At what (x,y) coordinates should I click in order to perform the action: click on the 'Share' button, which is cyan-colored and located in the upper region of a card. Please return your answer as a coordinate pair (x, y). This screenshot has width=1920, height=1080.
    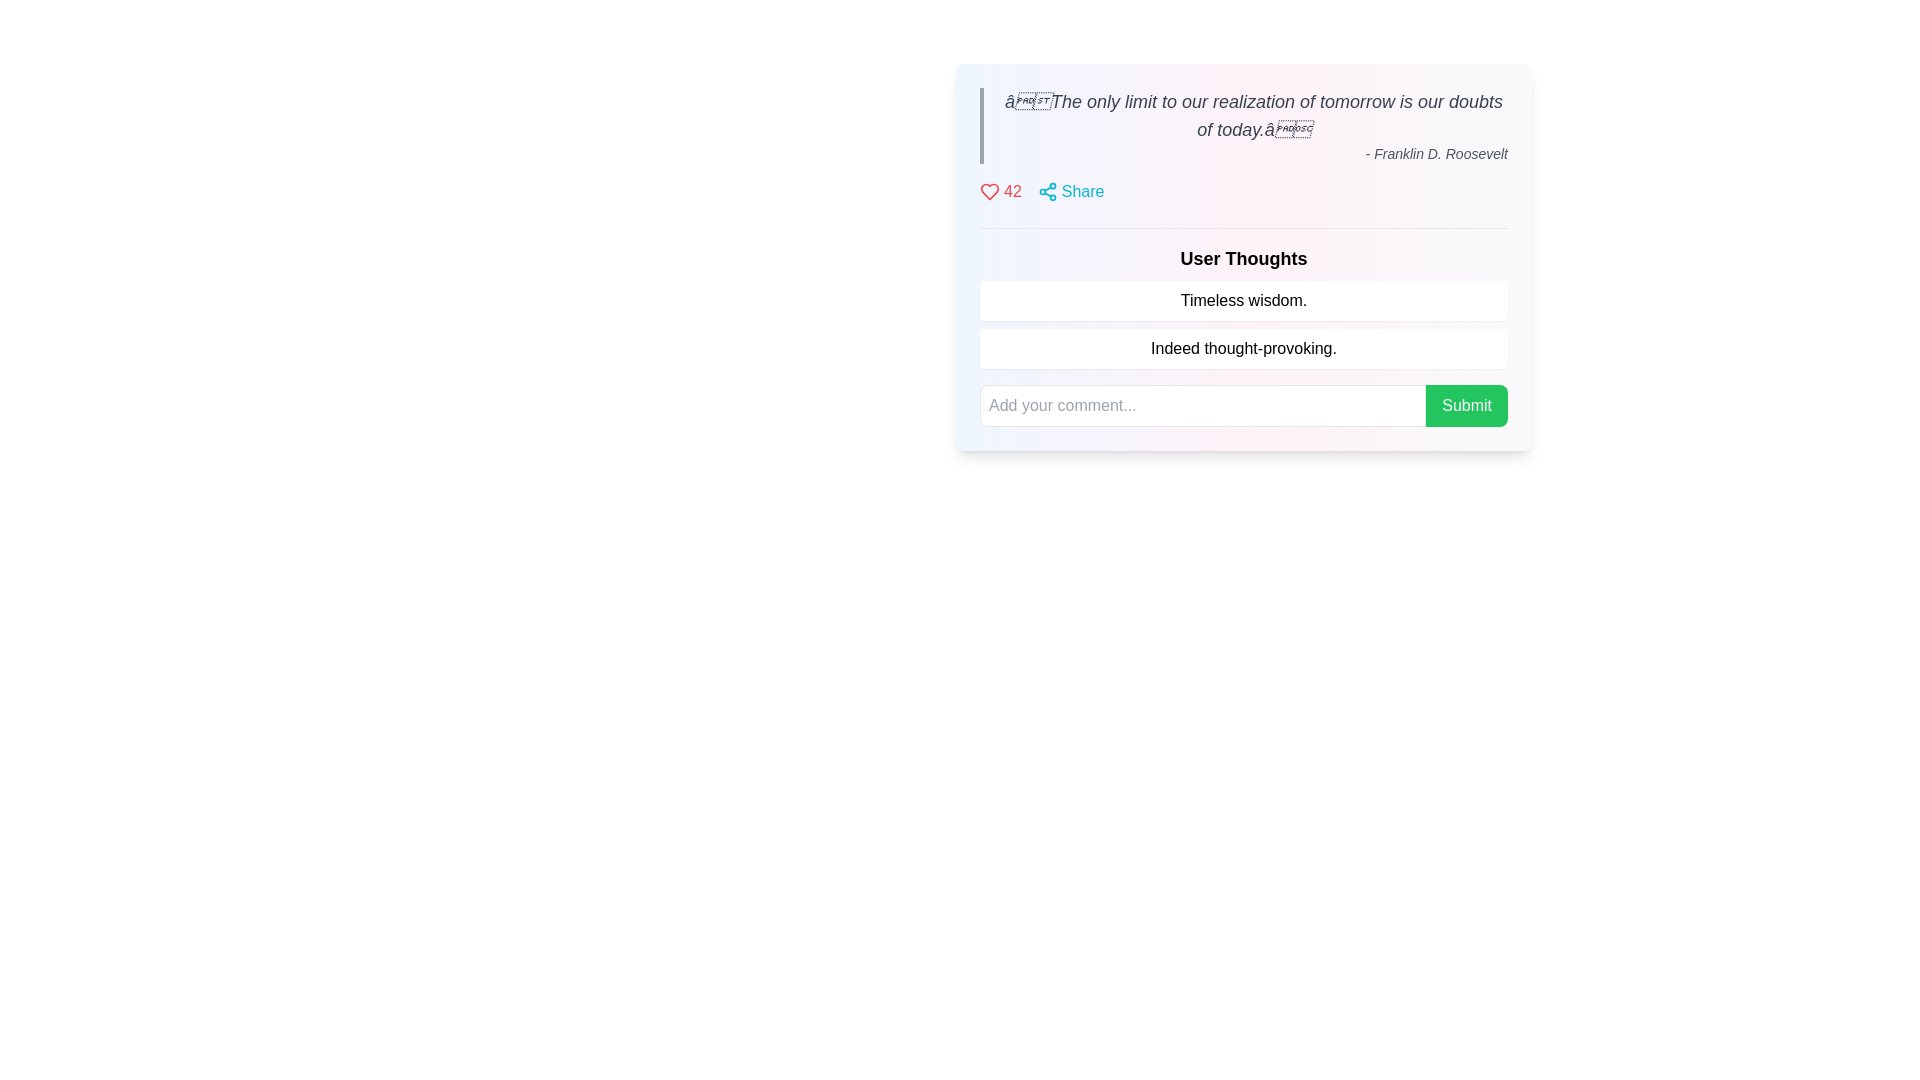
    Looking at the image, I should click on (1070, 192).